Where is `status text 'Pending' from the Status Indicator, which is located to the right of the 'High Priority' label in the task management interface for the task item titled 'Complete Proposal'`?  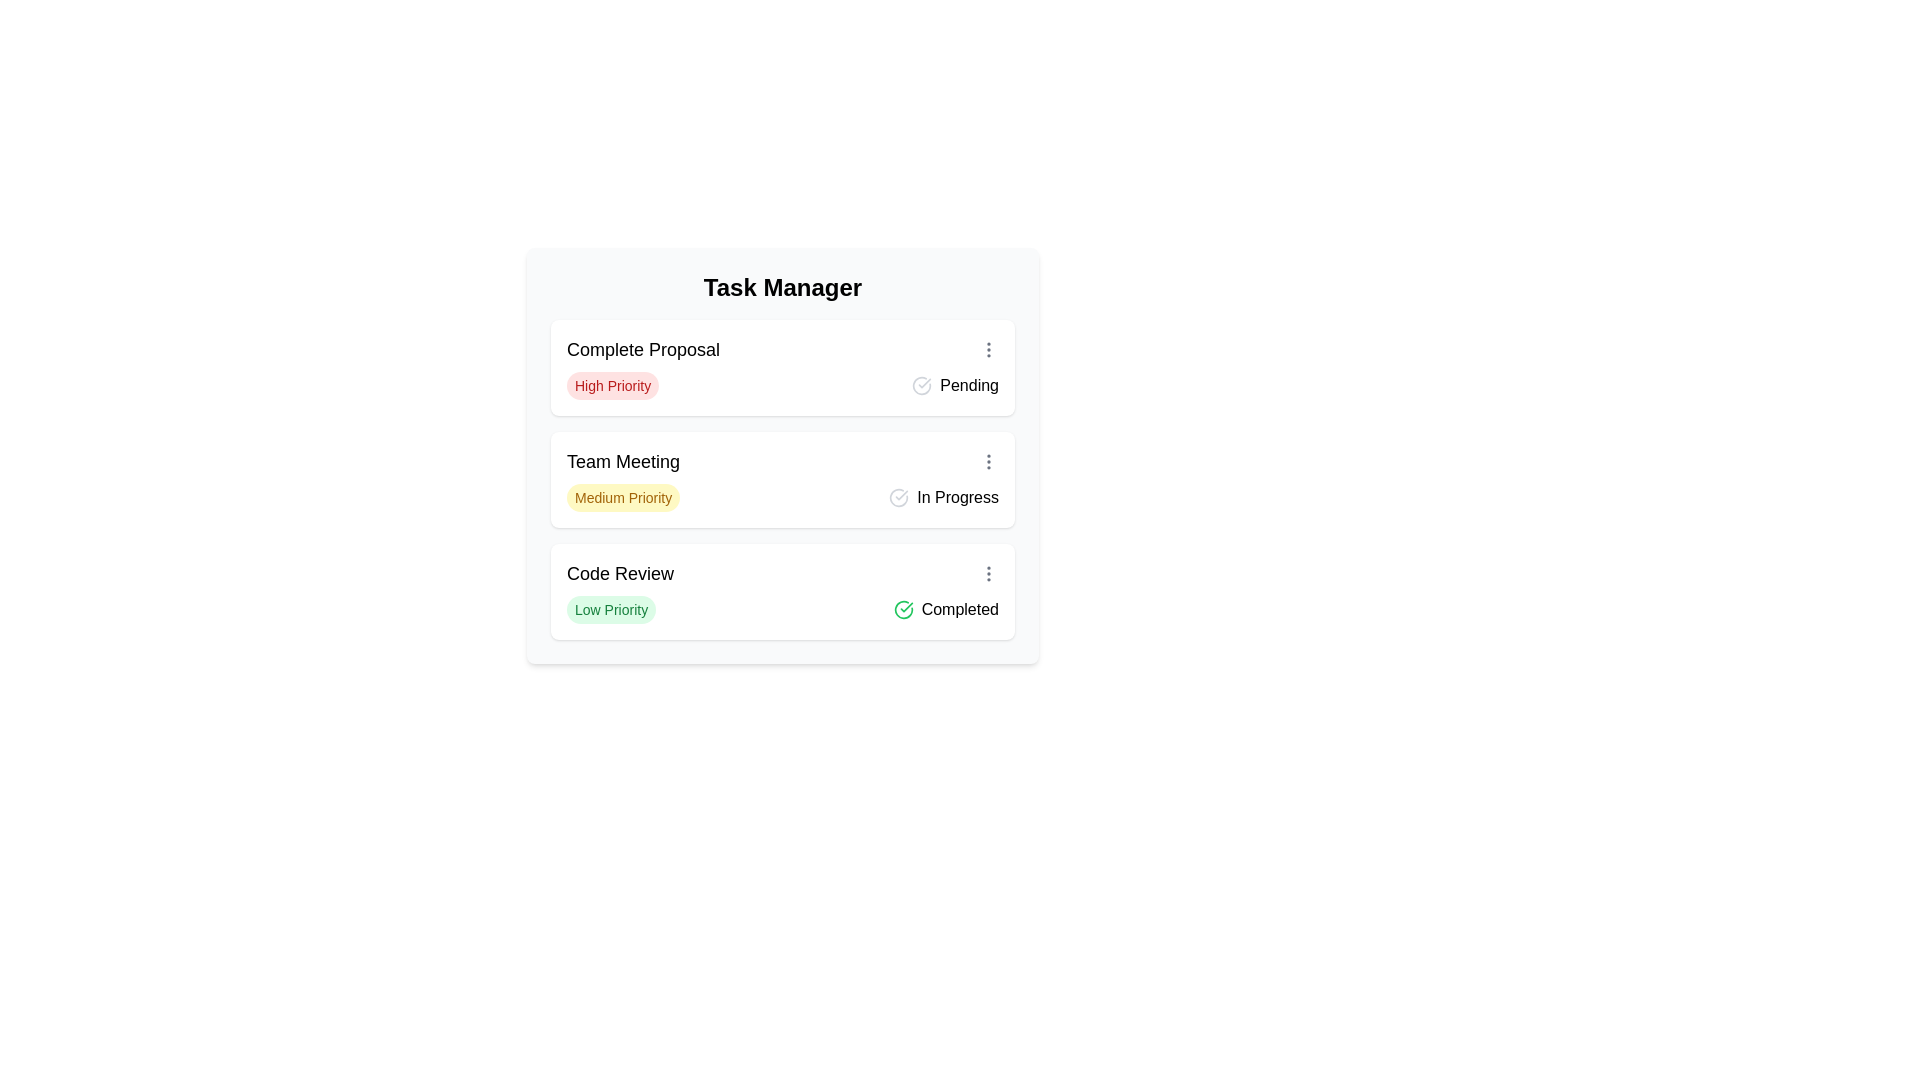
status text 'Pending' from the Status Indicator, which is located to the right of the 'High Priority' label in the task management interface for the task item titled 'Complete Proposal' is located at coordinates (954, 385).